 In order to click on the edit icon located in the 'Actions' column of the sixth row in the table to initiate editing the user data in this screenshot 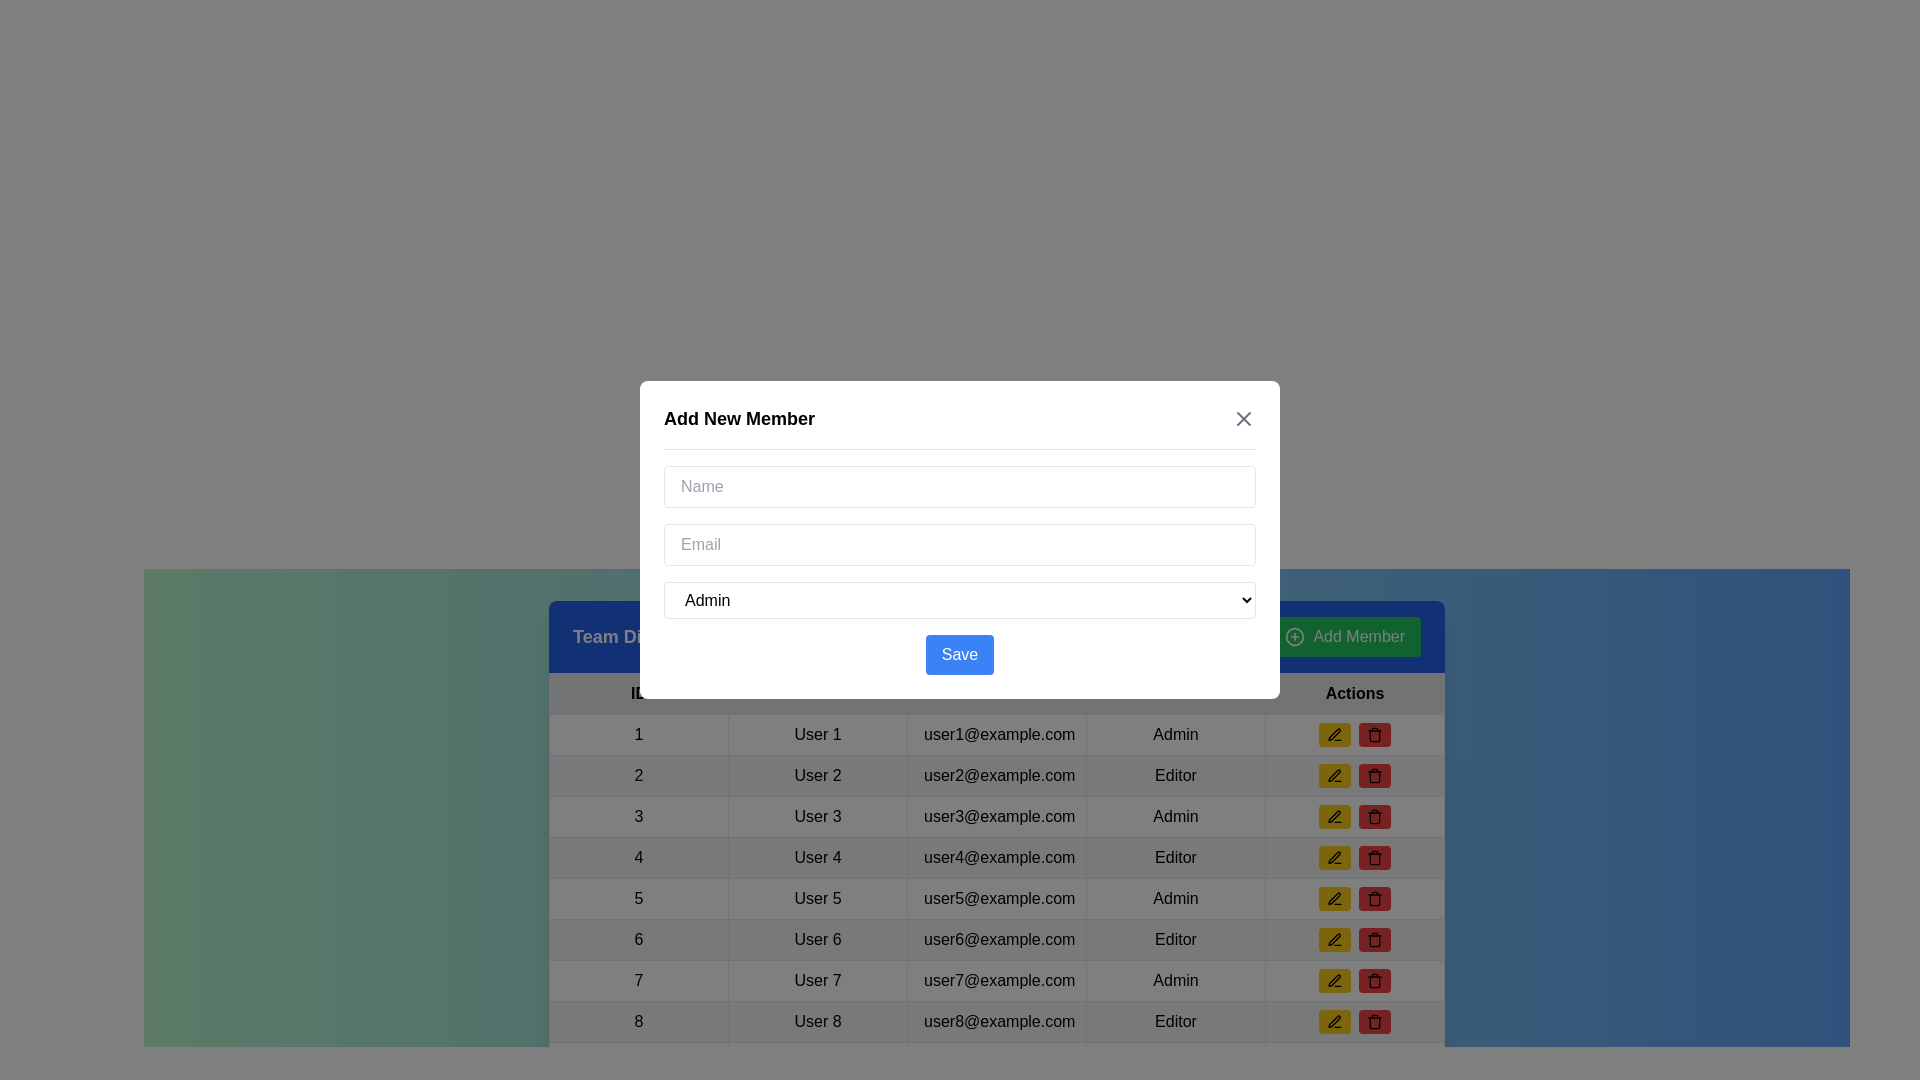, I will do `click(1334, 938)`.